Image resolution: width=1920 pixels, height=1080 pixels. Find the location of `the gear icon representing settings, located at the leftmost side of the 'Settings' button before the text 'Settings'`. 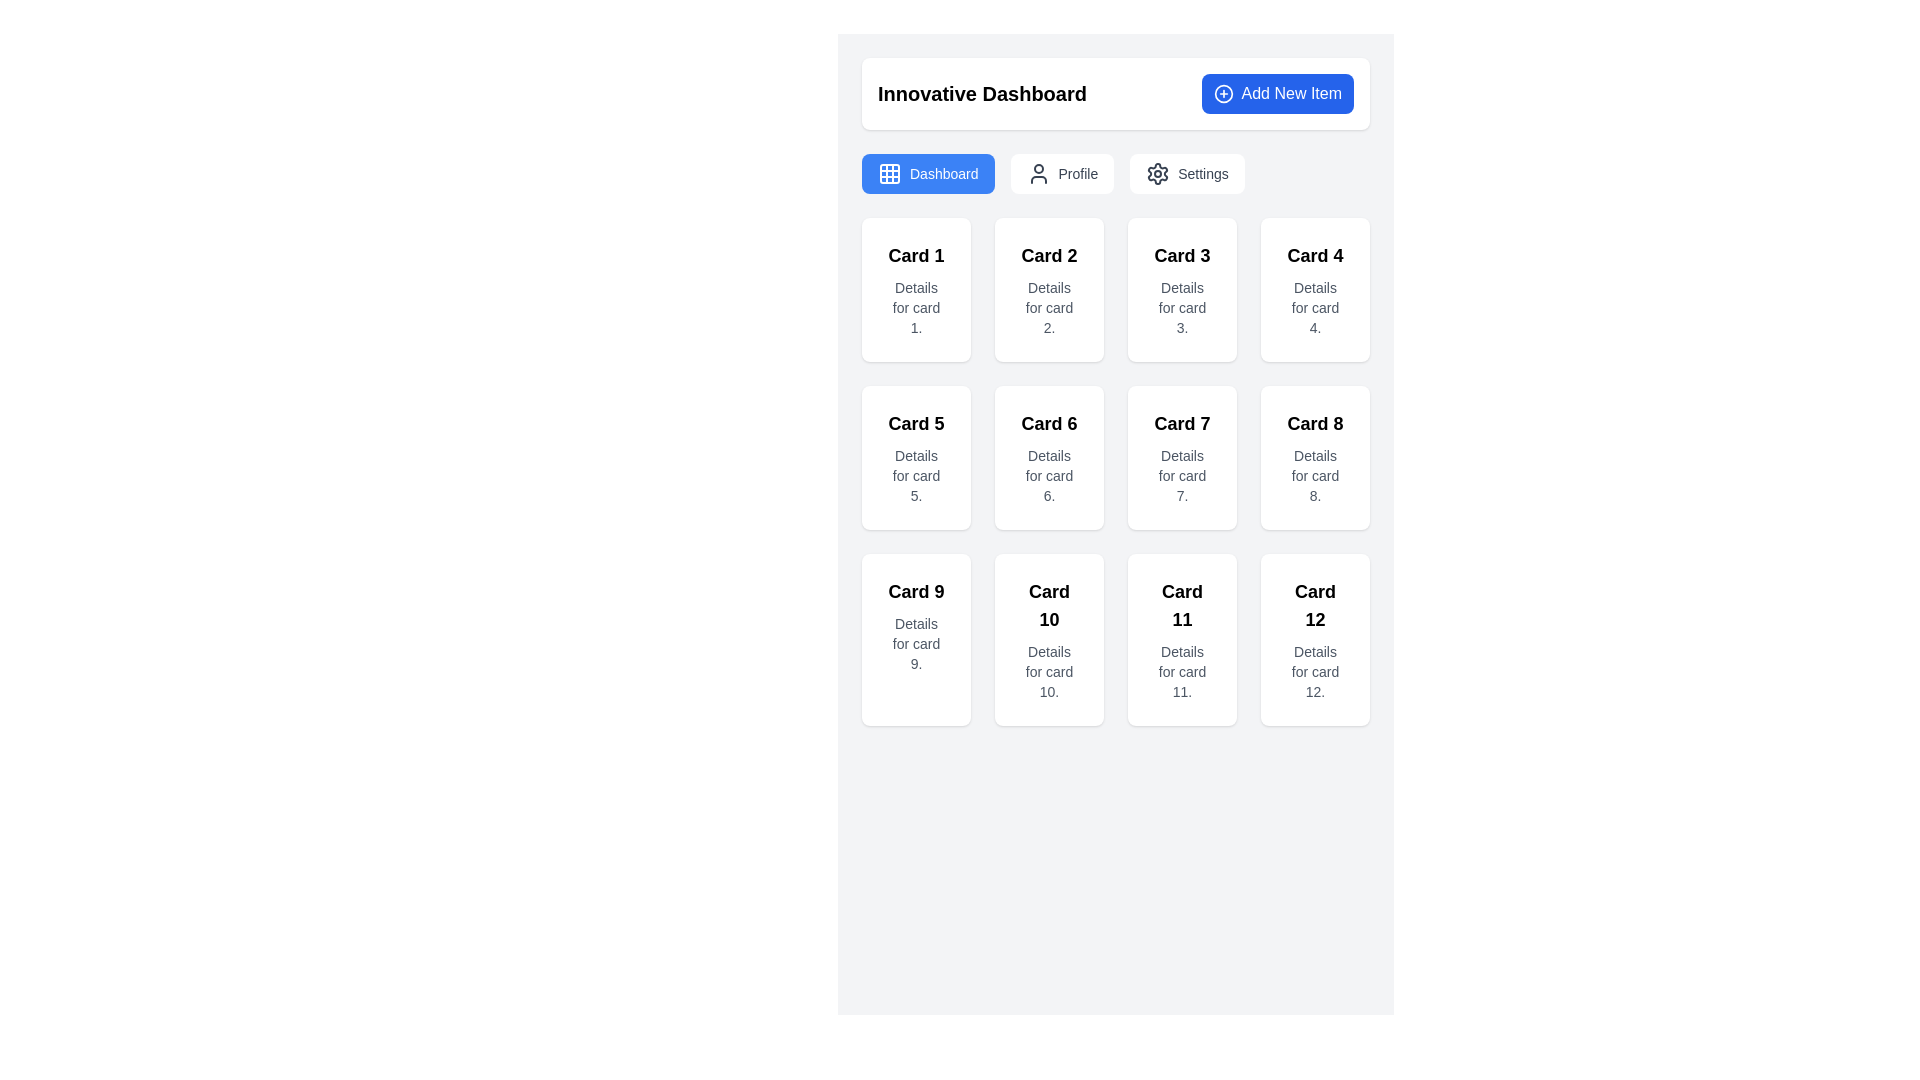

the gear icon representing settings, located at the leftmost side of the 'Settings' button before the text 'Settings' is located at coordinates (1157, 172).